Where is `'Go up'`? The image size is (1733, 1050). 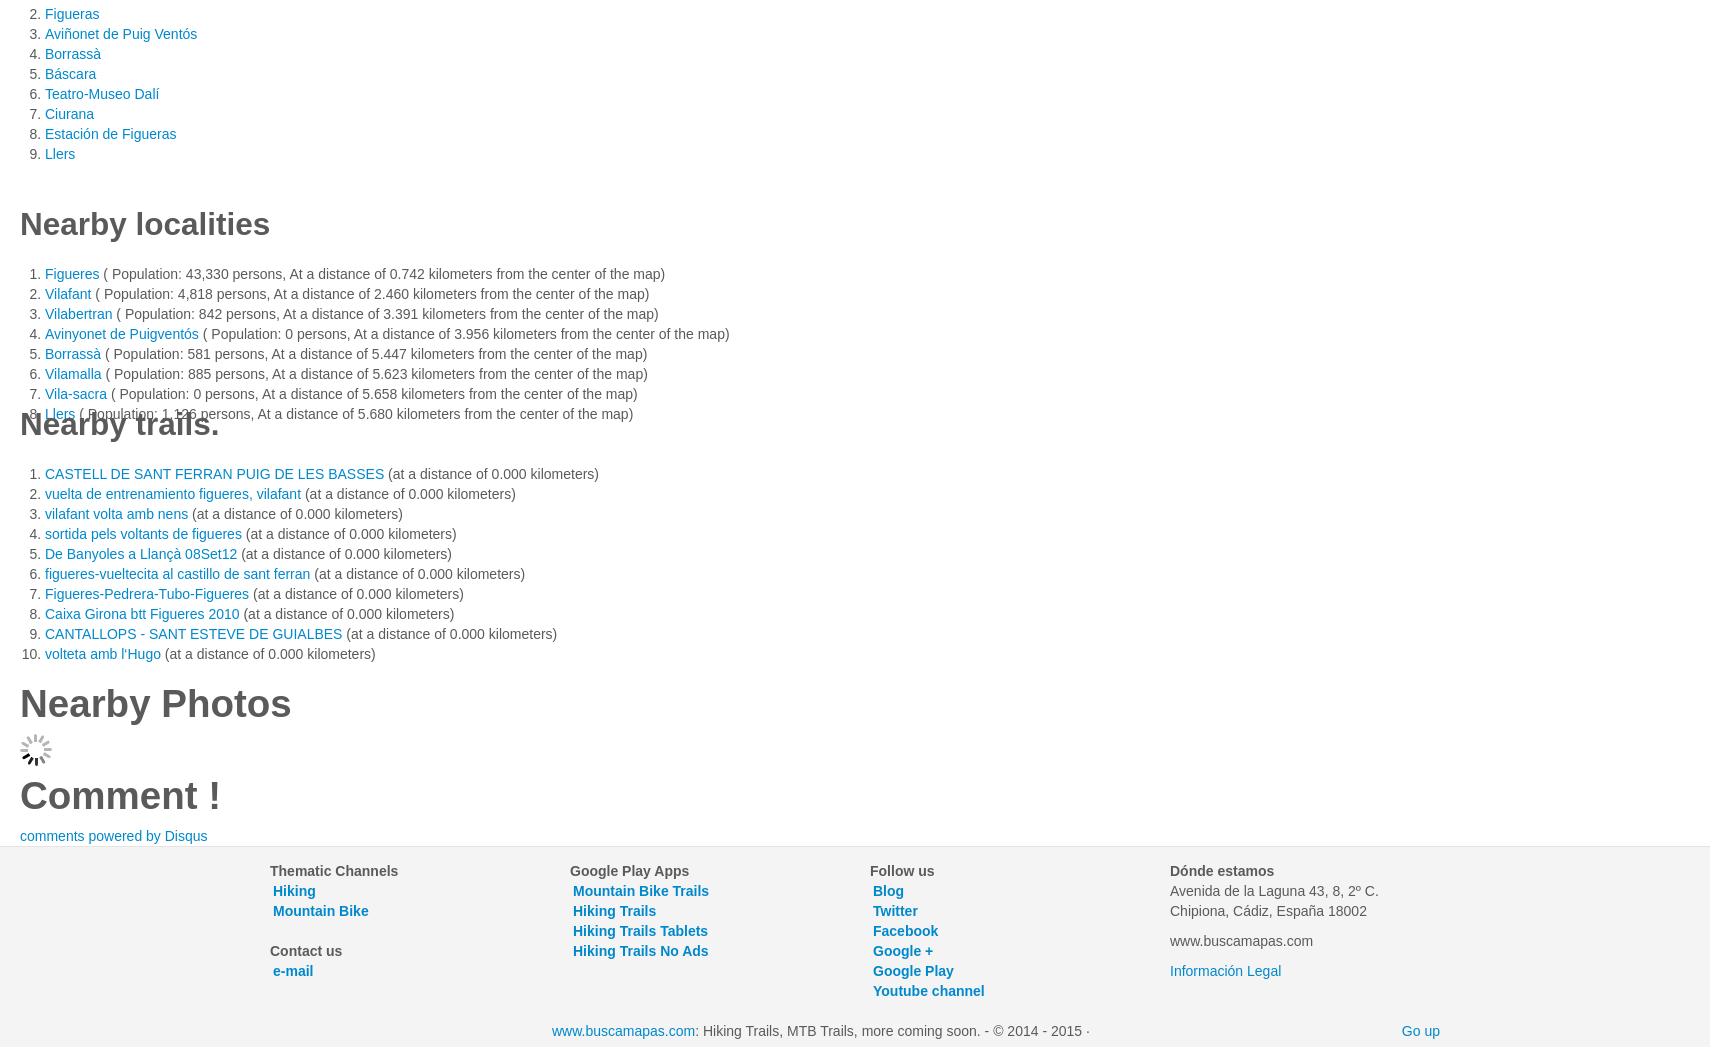 'Go up' is located at coordinates (1420, 1029).